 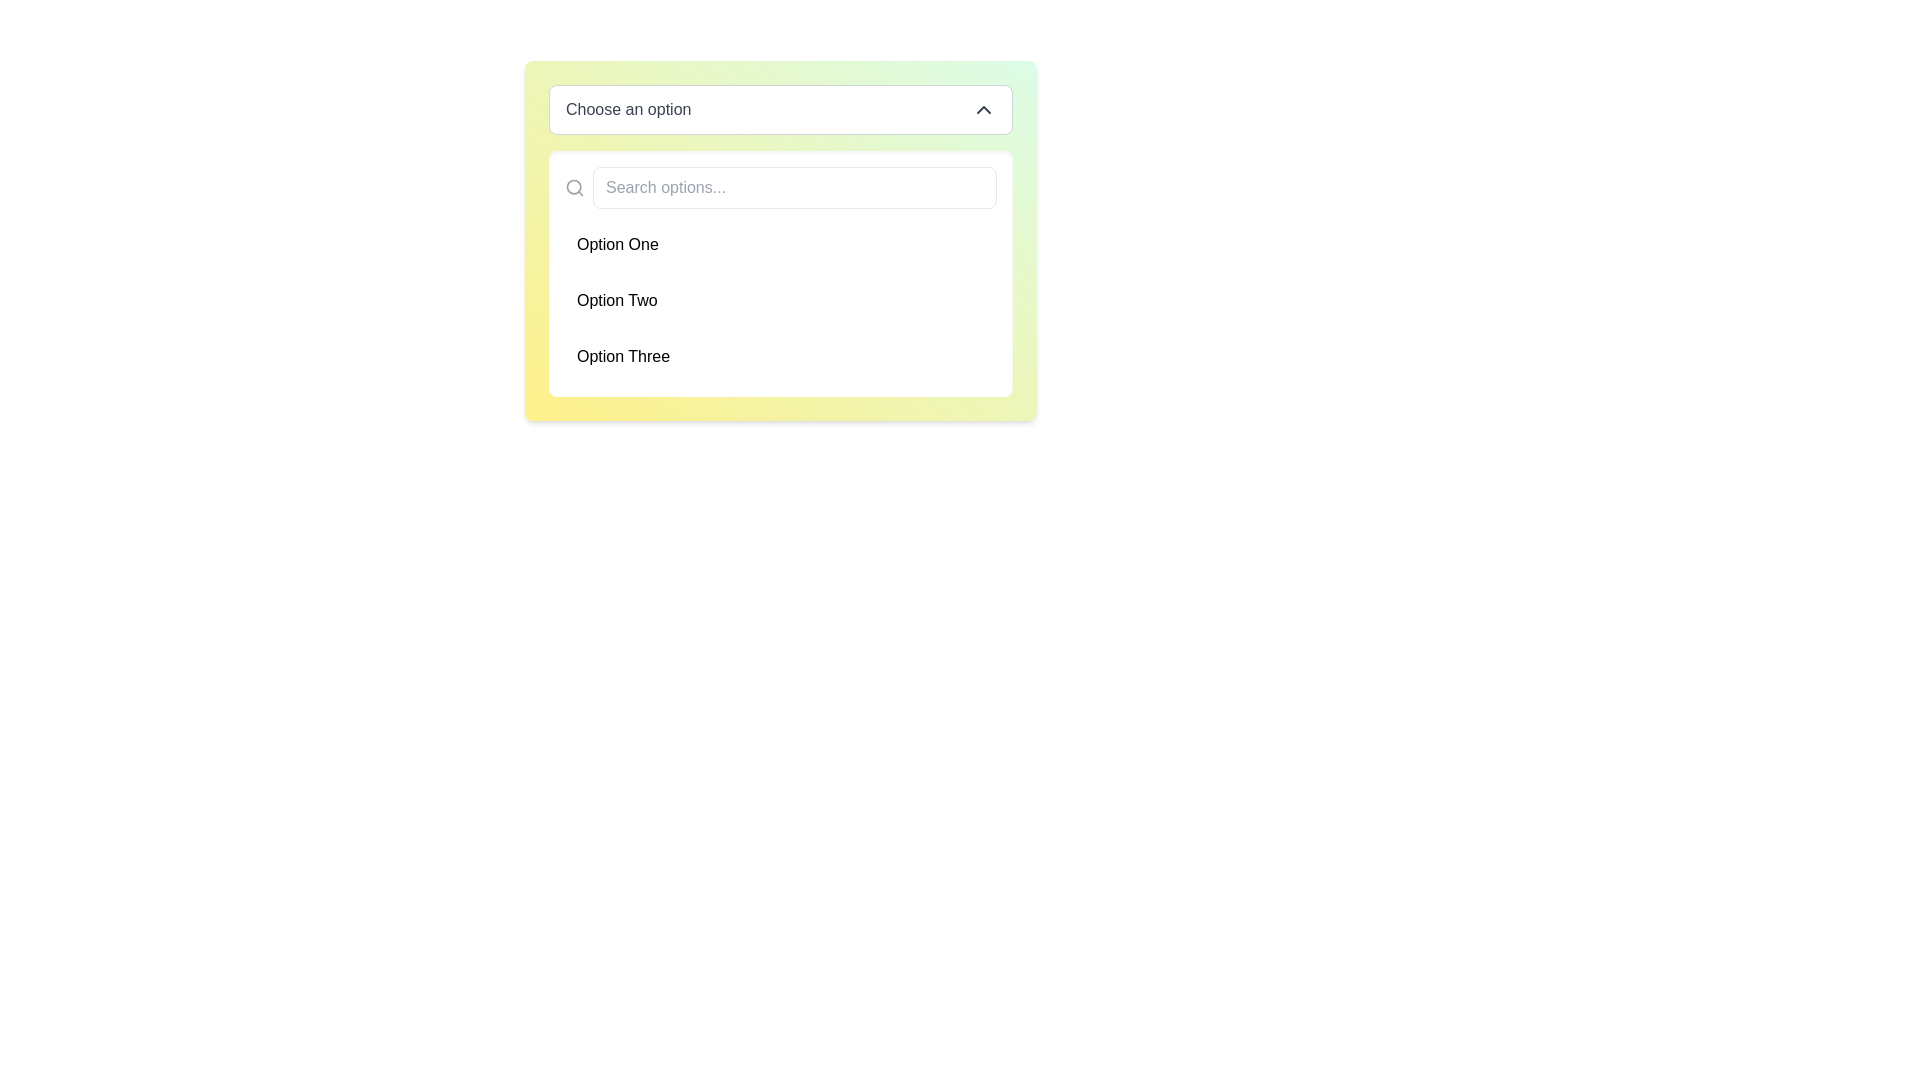 What do you see at coordinates (780, 244) in the screenshot?
I see `the first selectable option in the dropdown list located directly below the 'Search options...' input box` at bounding box center [780, 244].